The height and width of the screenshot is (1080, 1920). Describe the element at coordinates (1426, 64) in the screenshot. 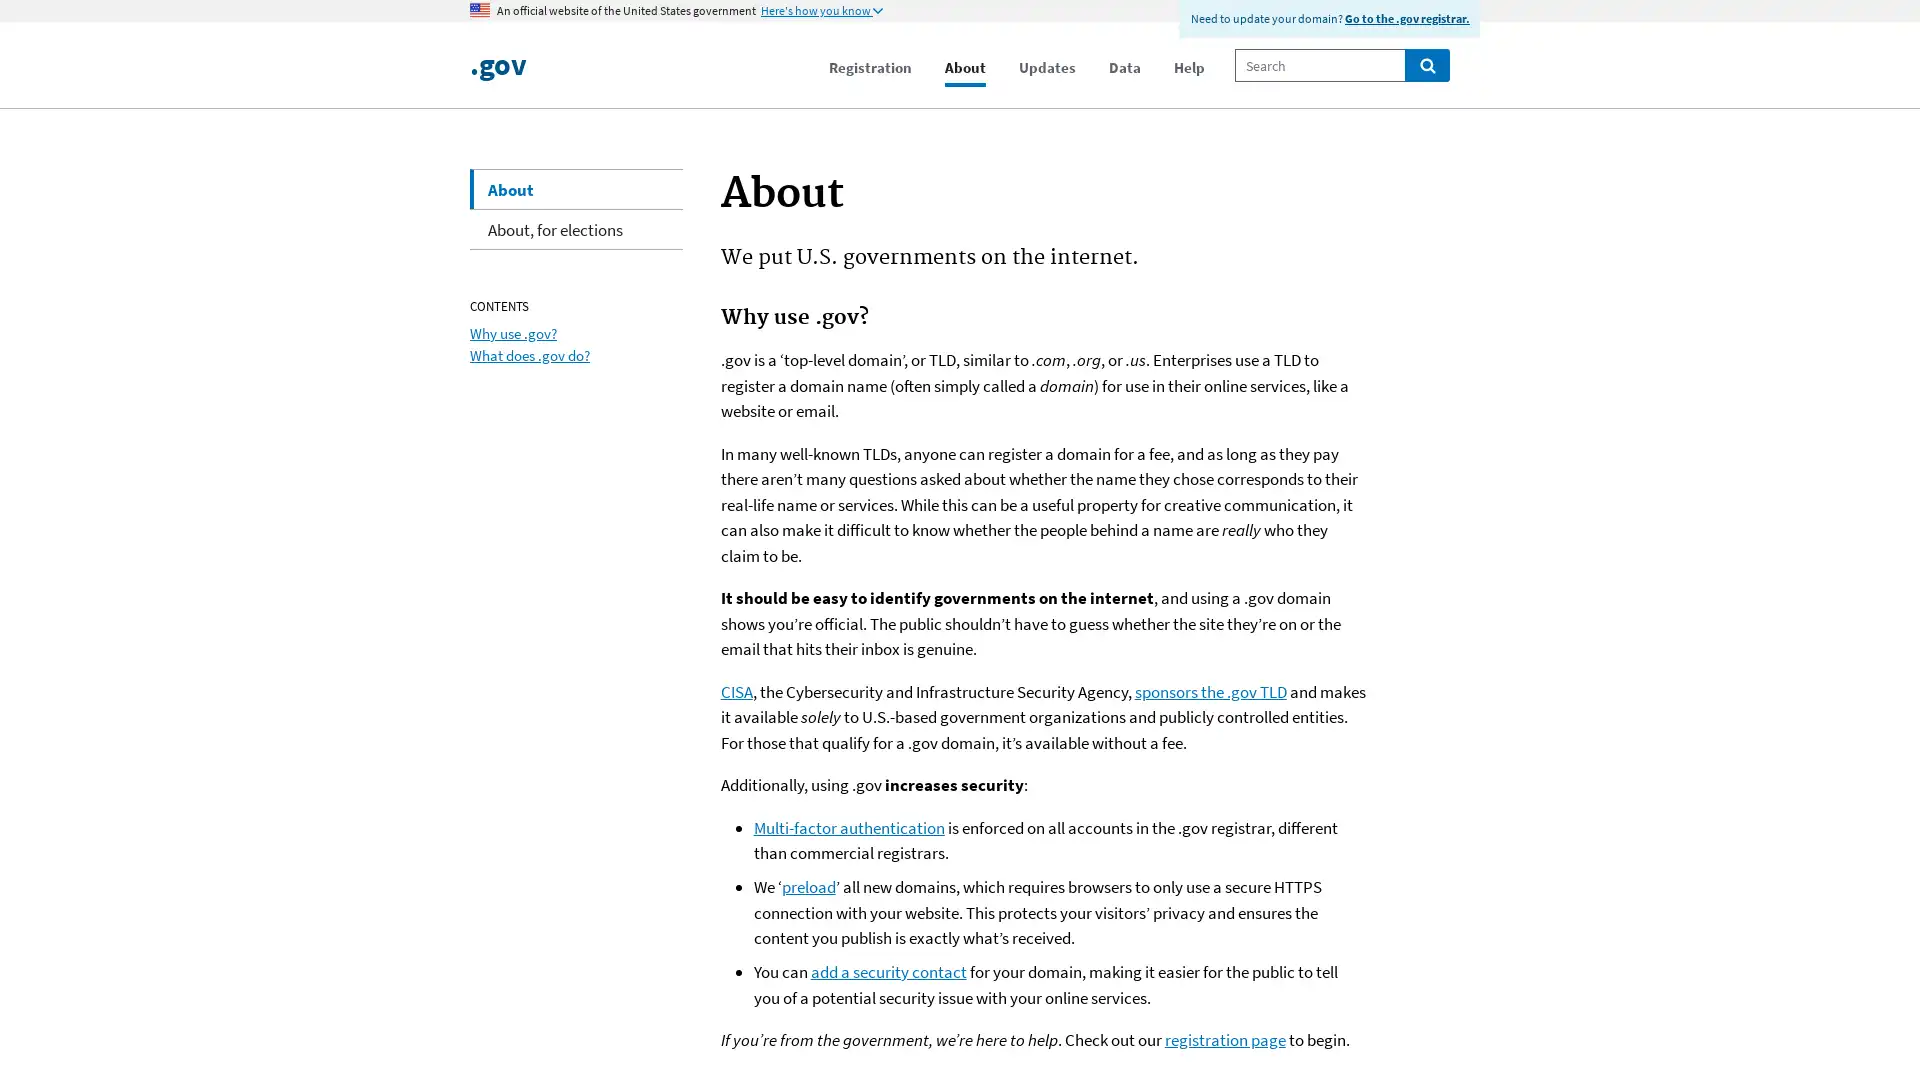

I see `Search` at that location.